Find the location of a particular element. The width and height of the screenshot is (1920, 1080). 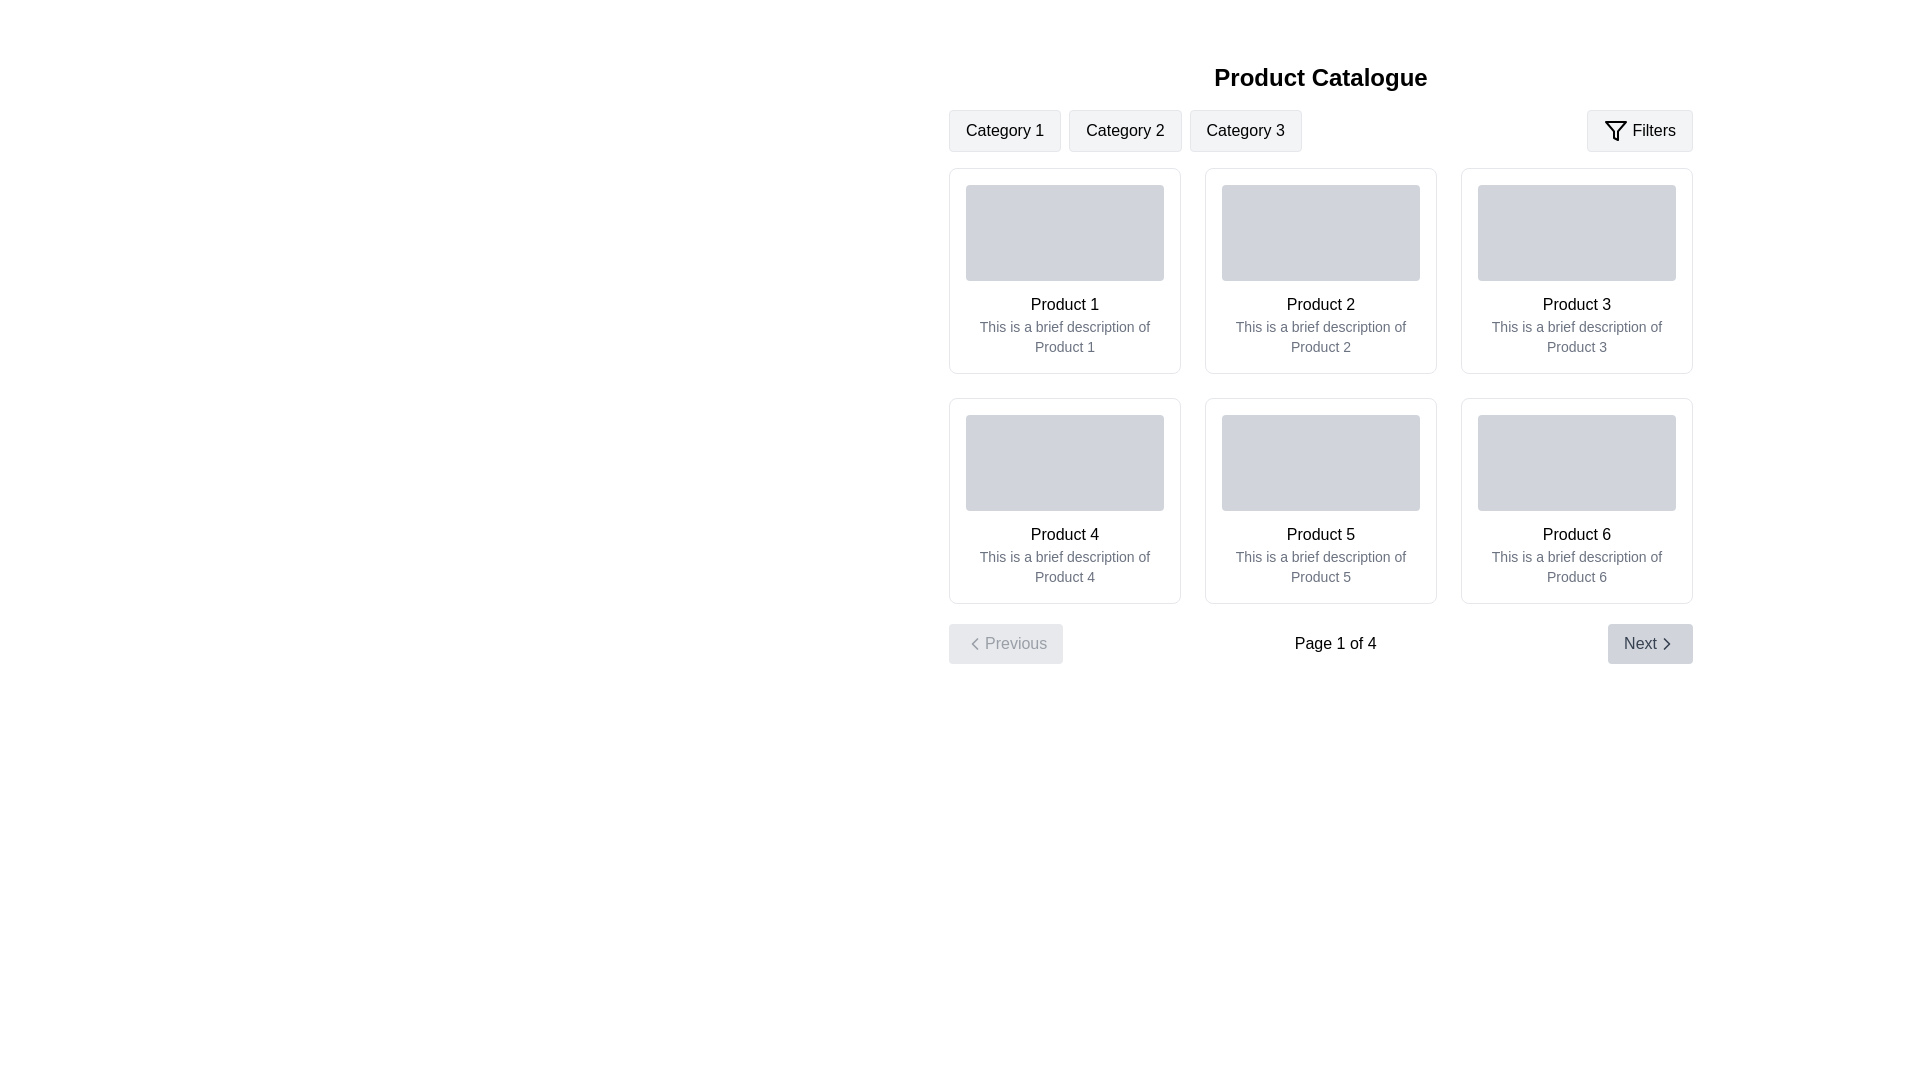

the navigation icon inside the 'Previous' button at the bottom left of the interface is located at coordinates (974, 644).